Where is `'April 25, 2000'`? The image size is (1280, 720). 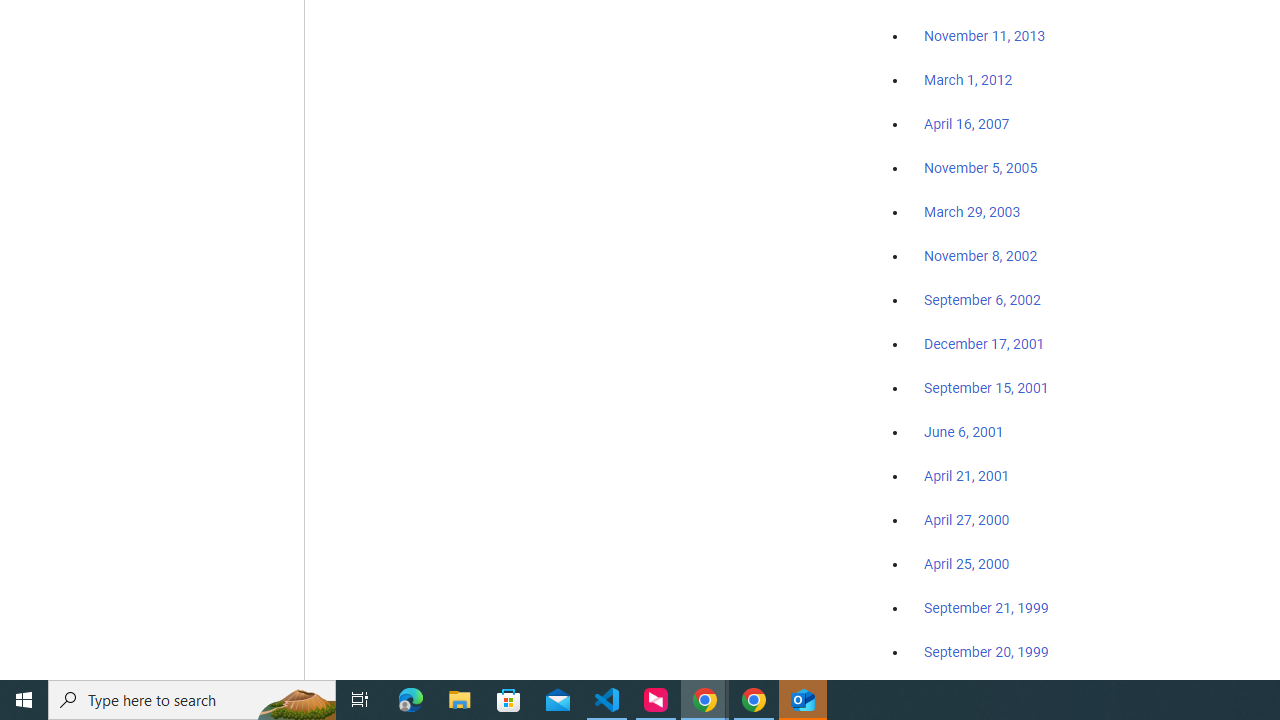 'April 25, 2000' is located at coordinates (967, 564).